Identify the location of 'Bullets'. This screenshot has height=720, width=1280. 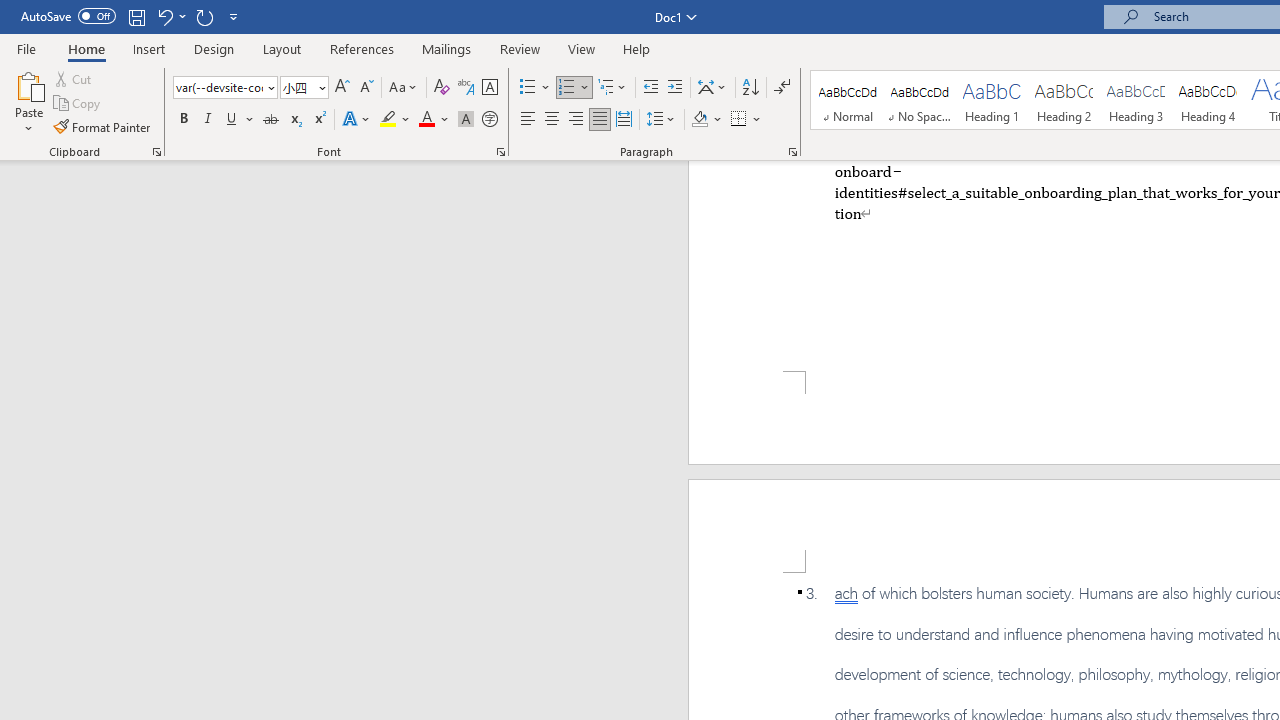
(535, 86).